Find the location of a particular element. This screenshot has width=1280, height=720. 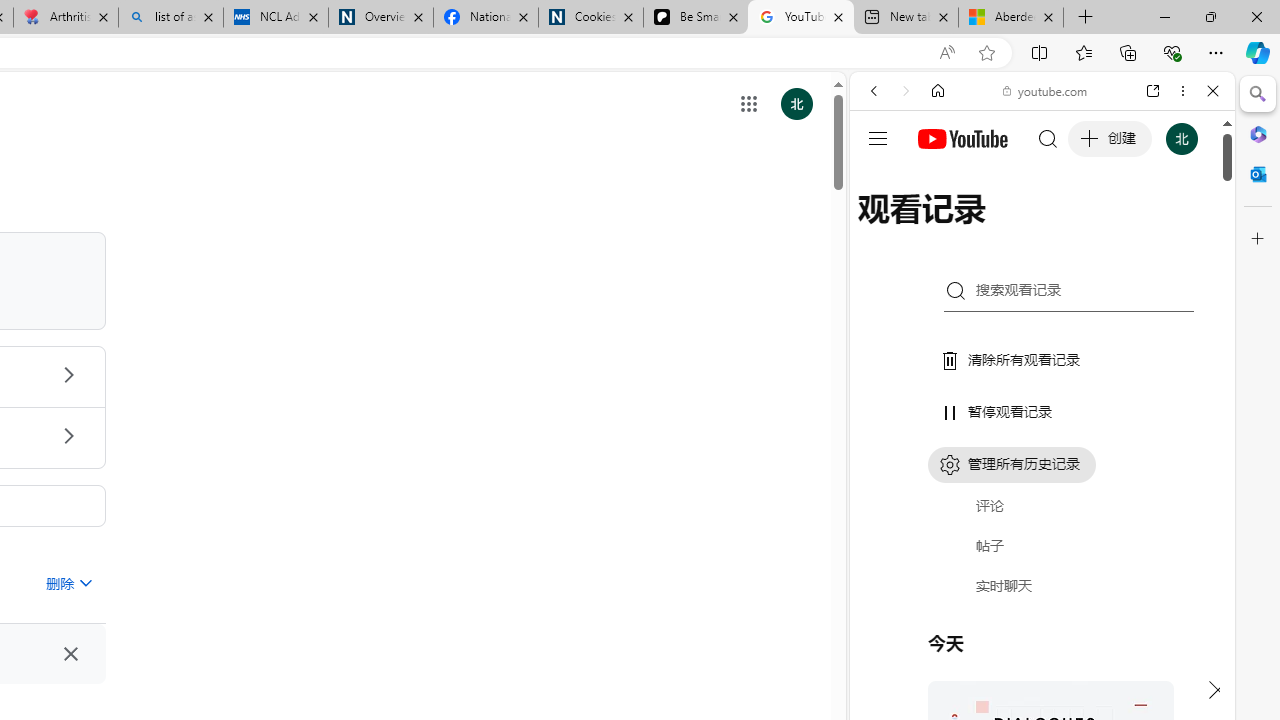

'Class: gb_E' is located at coordinates (748, 104).